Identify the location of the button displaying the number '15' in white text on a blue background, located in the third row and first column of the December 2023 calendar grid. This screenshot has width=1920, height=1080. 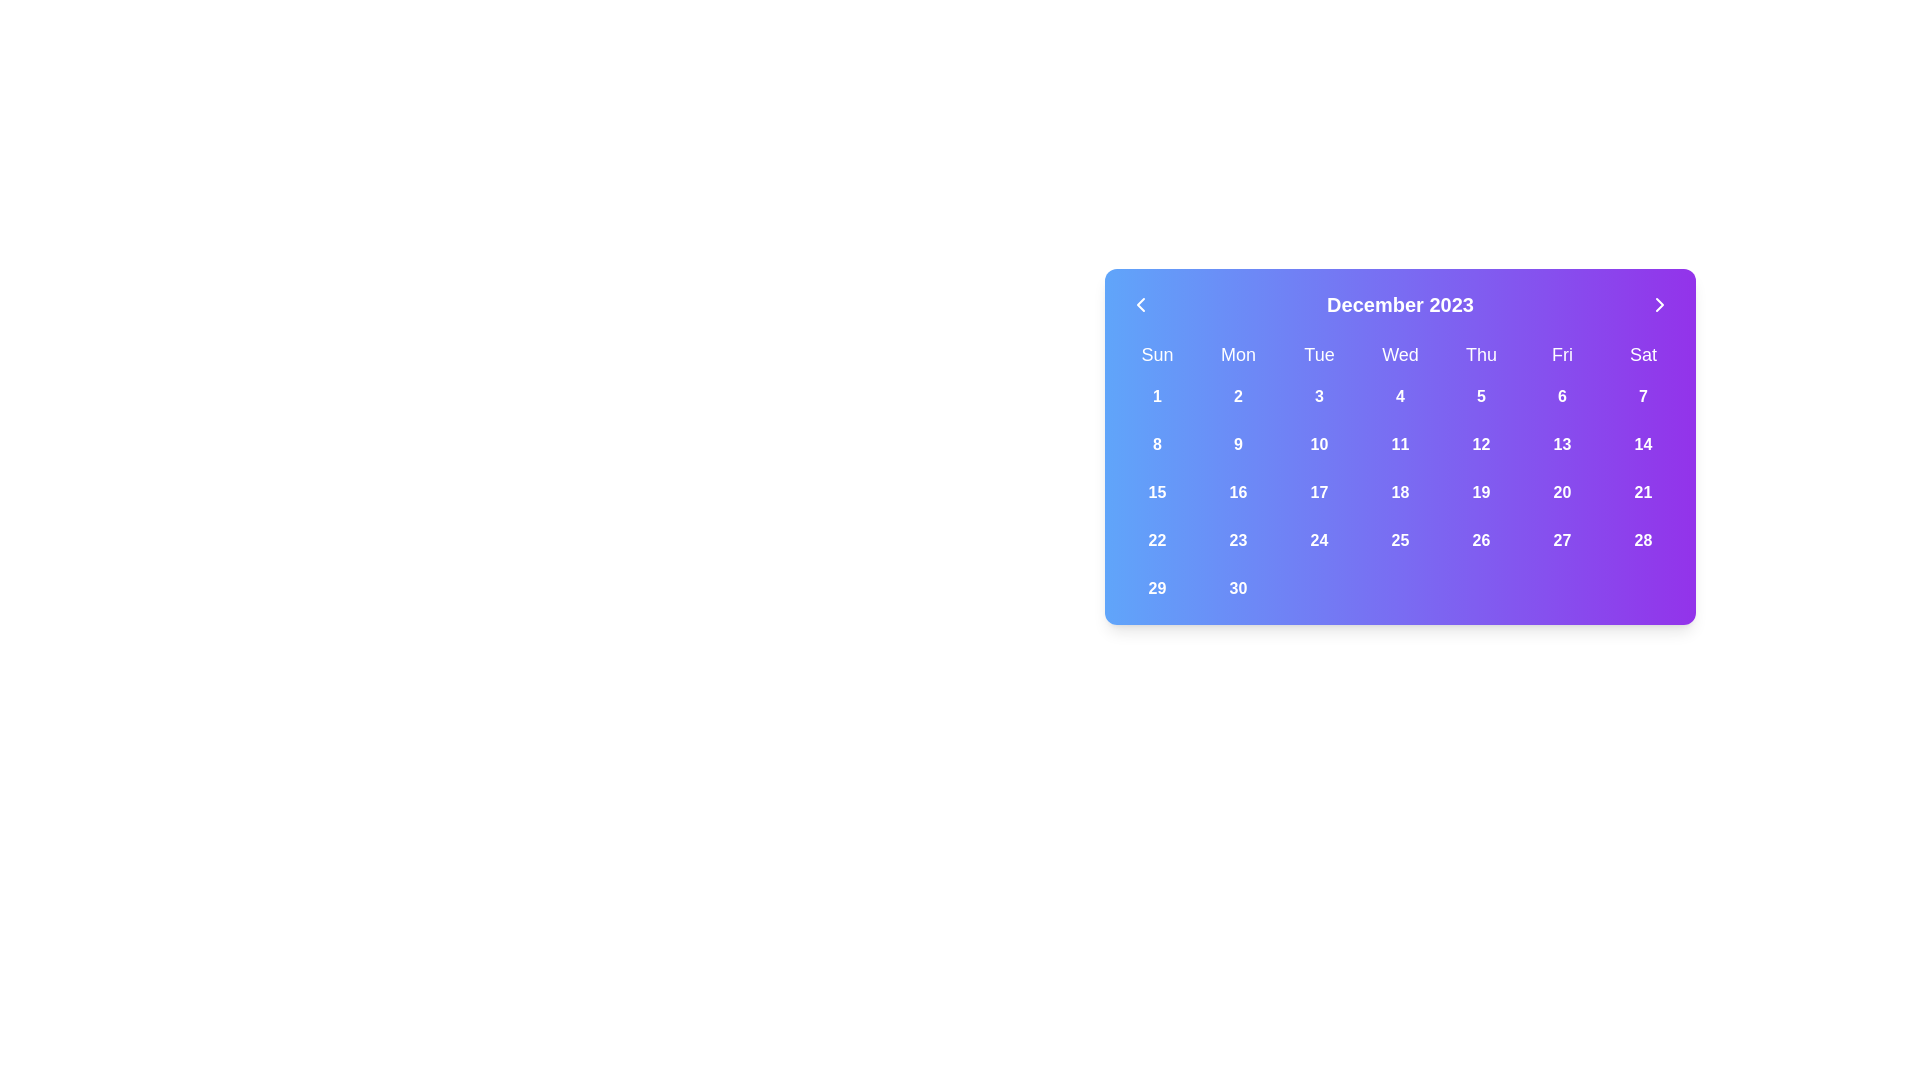
(1157, 493).